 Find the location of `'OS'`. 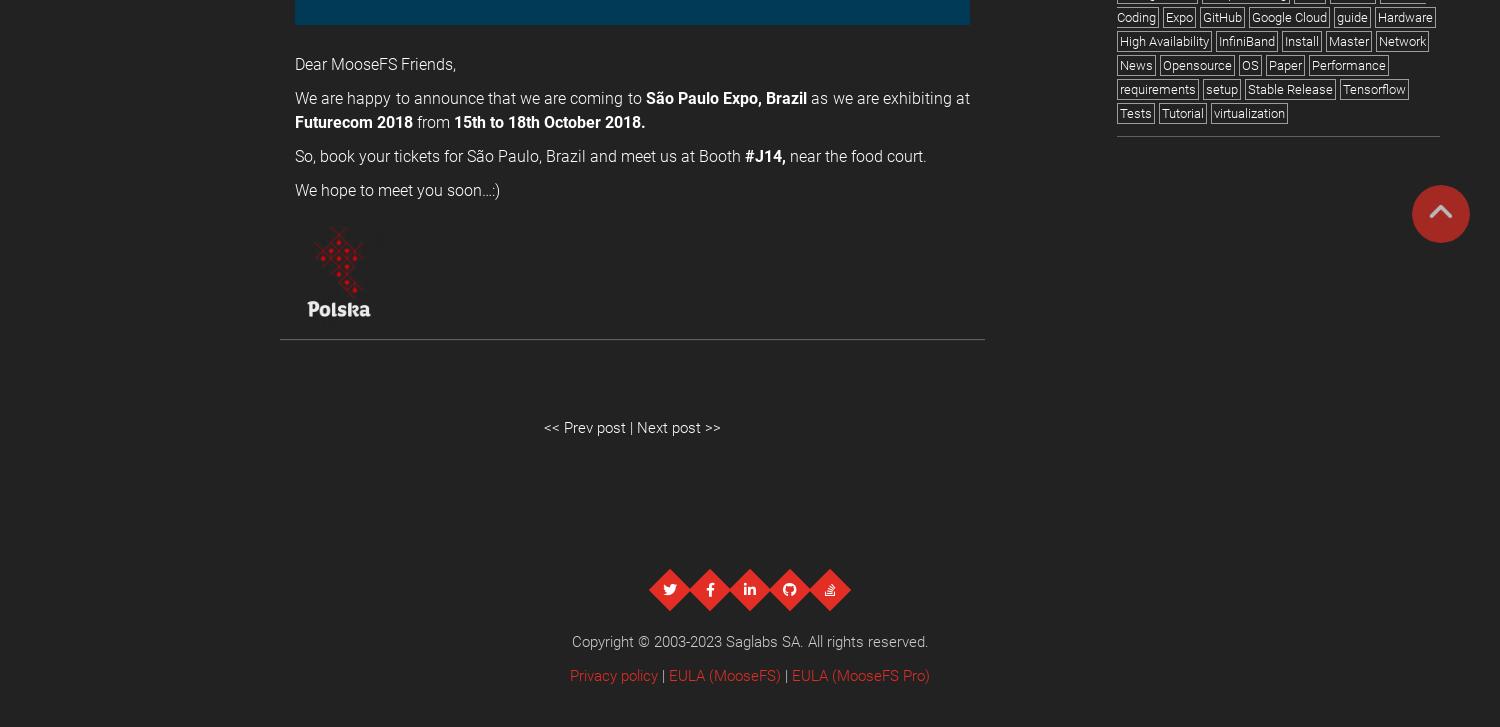

'OS' is located at coordinates (1241, 65).